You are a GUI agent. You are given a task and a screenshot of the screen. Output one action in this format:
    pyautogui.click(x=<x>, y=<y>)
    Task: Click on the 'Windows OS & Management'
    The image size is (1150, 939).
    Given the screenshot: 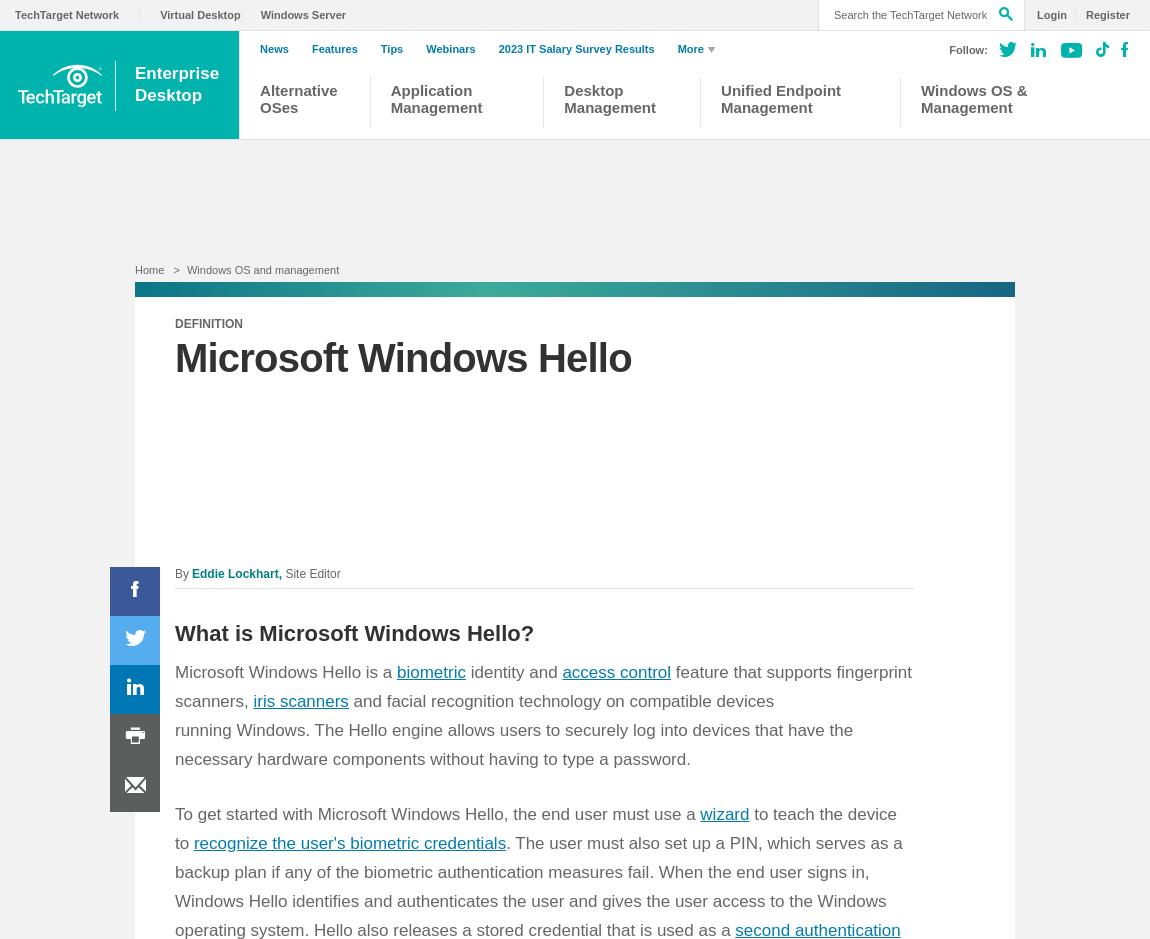 What is the action you would take?
    pyautogui.click(x=921, y=98)
    